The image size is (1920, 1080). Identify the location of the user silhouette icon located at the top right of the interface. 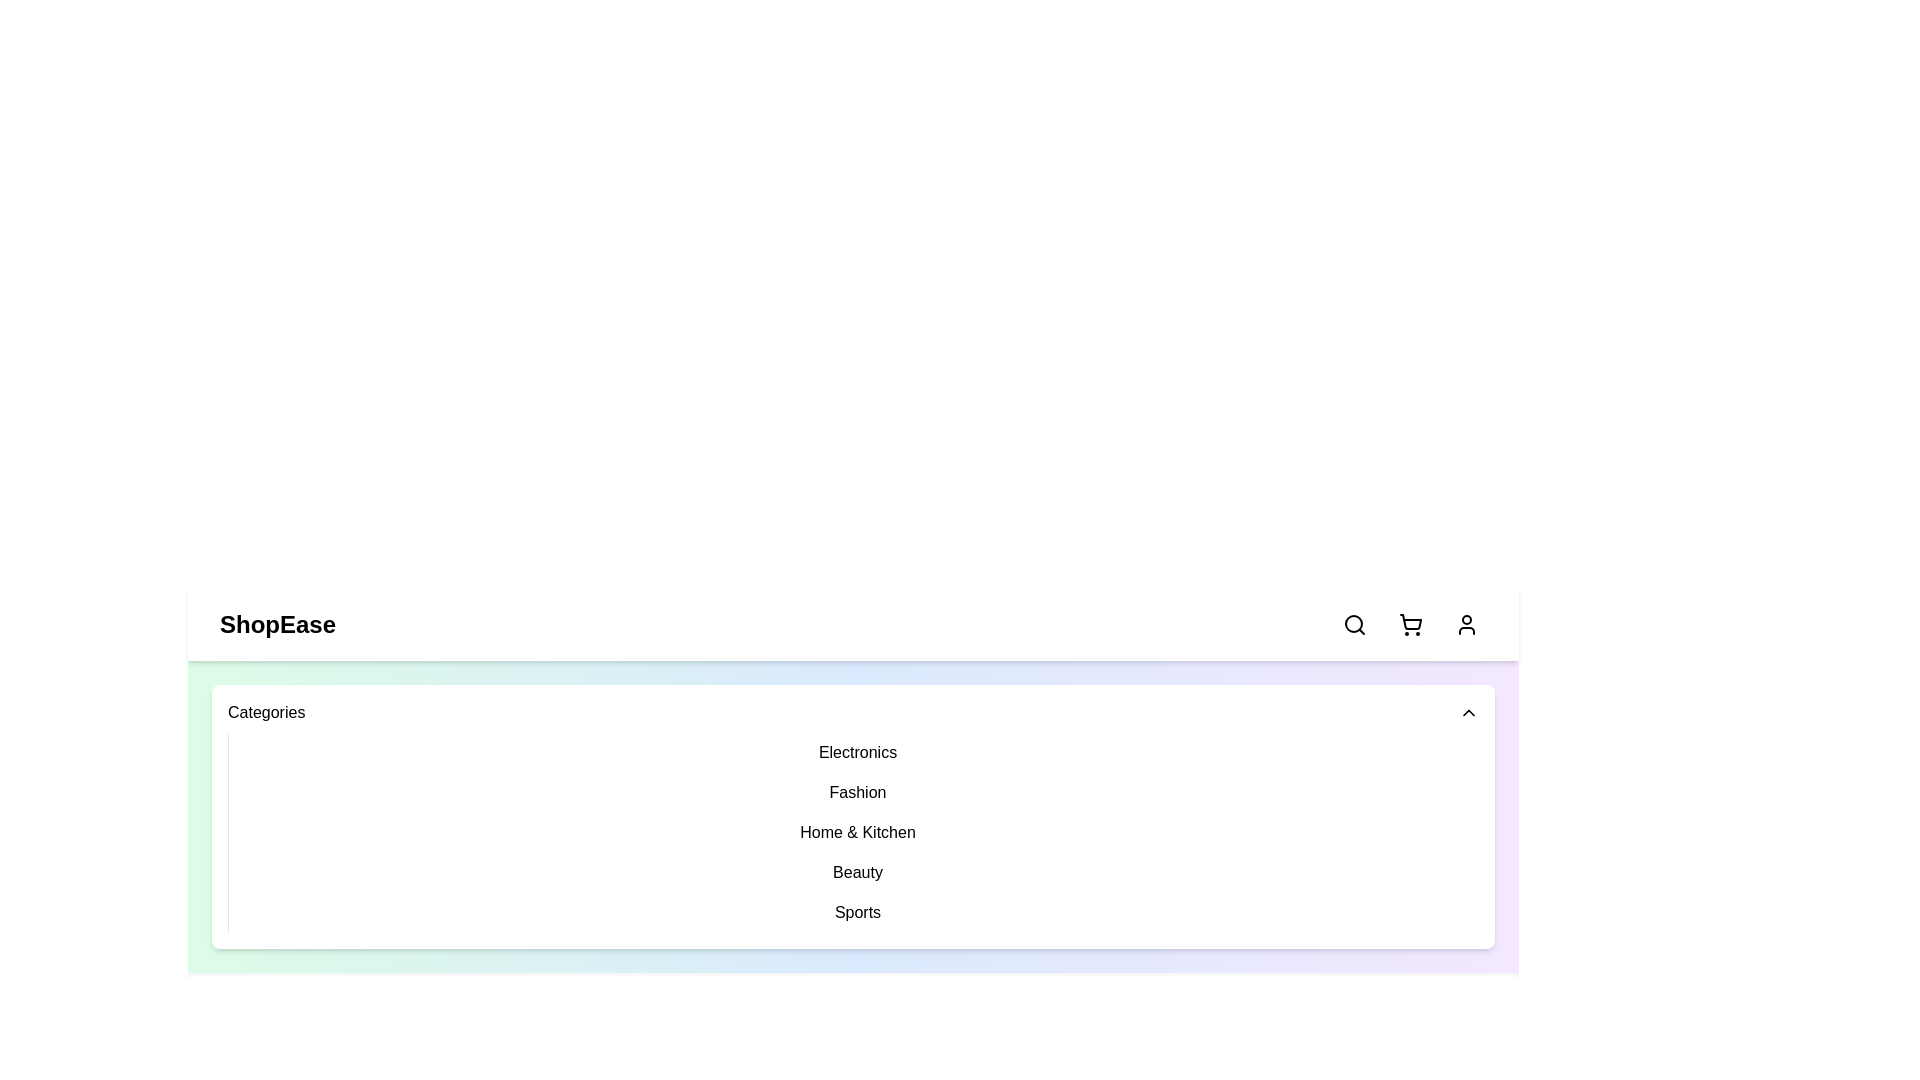
(1467, 623).